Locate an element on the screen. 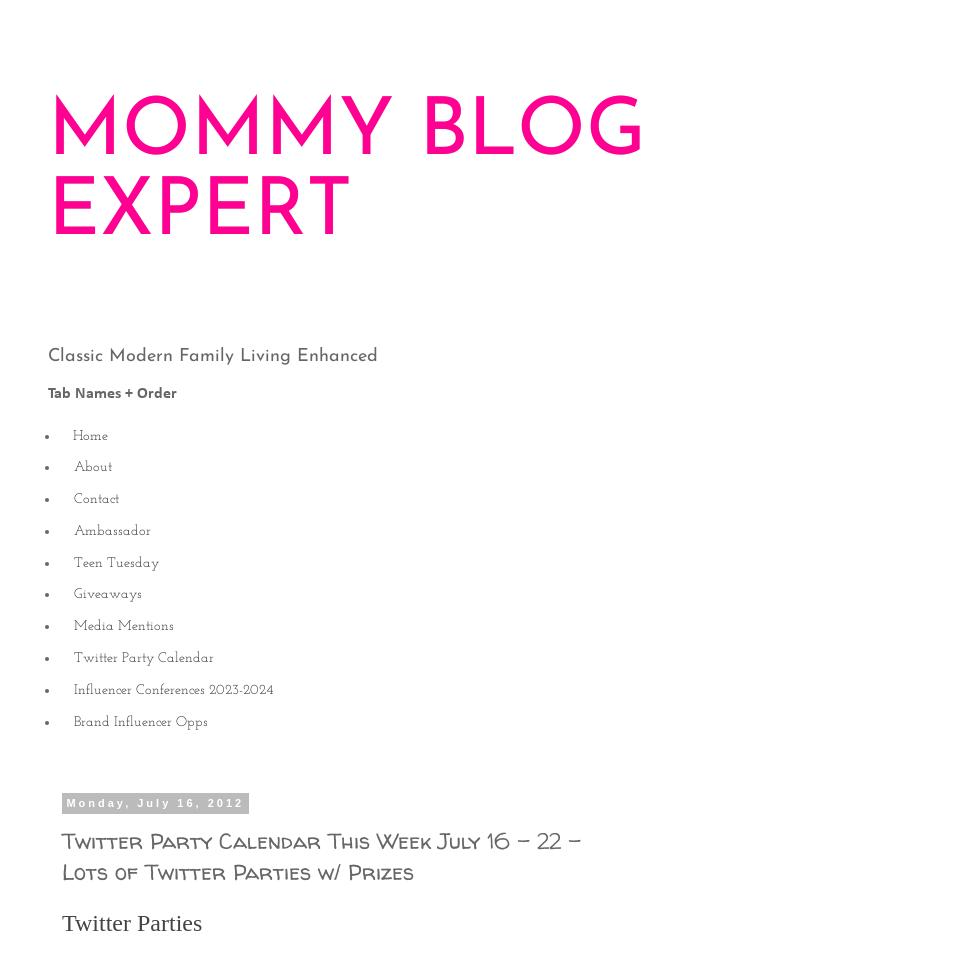  'Home' is located at coordinates (90, 435).